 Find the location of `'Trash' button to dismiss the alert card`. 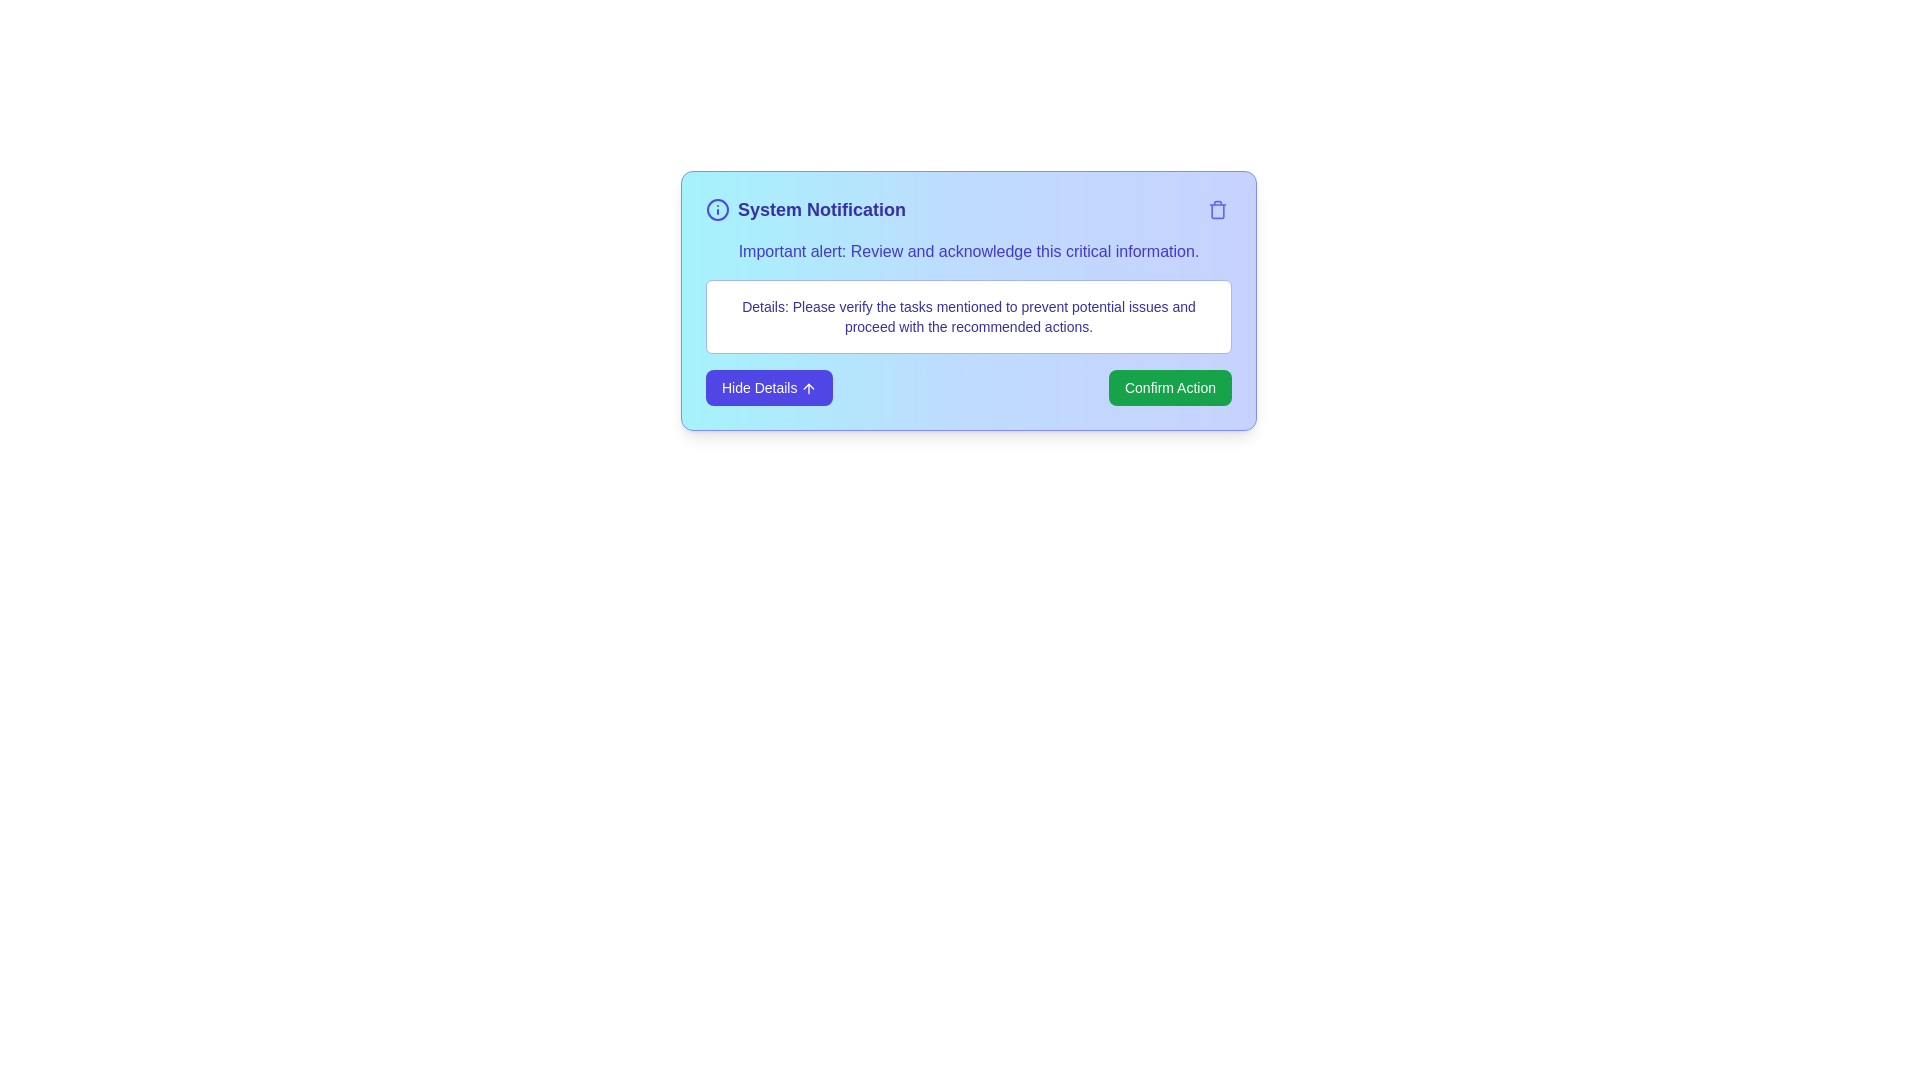

'Trash' button to dismiss the alert card is located at coordinates (1217, 209).